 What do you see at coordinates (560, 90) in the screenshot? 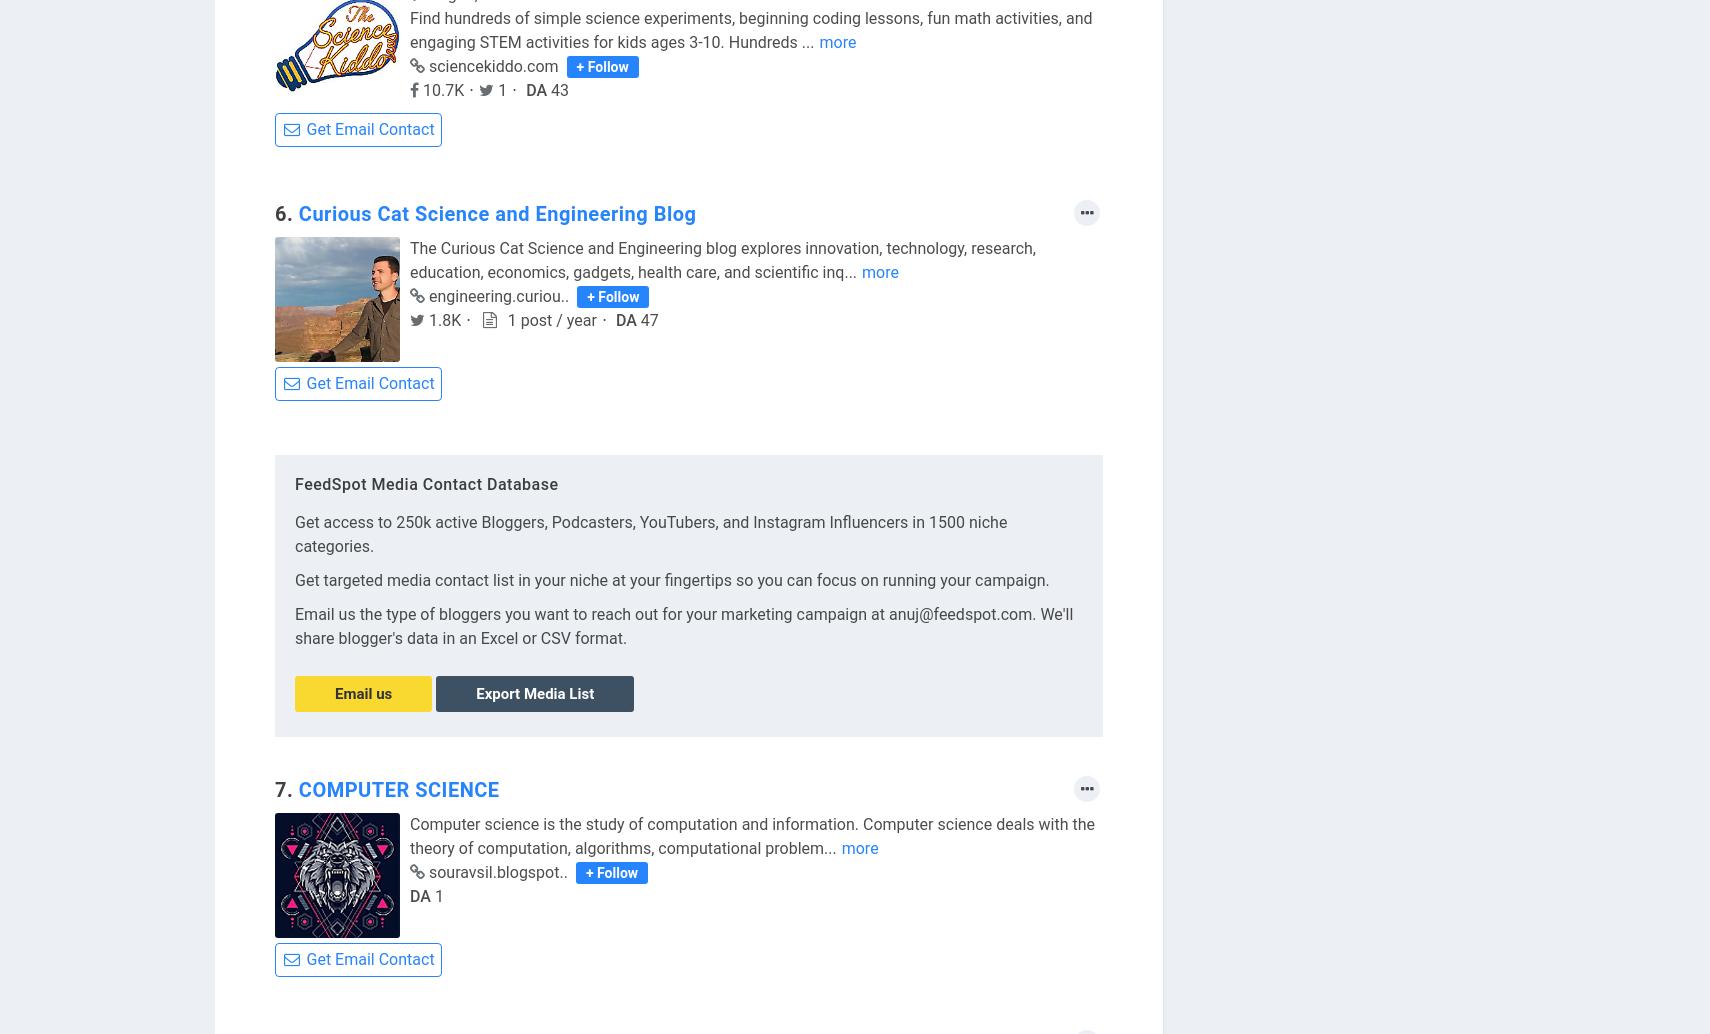
I see `'43'` at bounding box center [560, 90].